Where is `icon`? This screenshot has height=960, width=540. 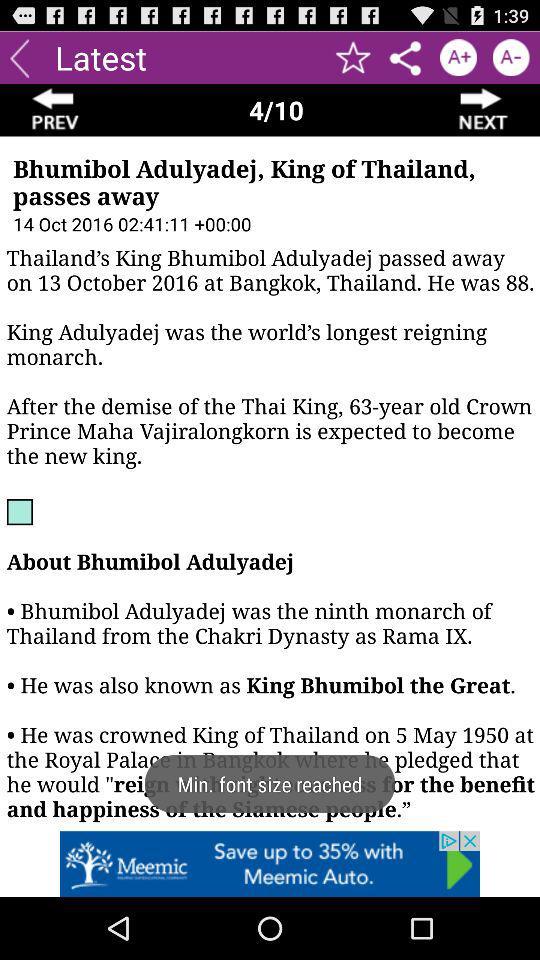
icon is located at coordinates (458, 56).